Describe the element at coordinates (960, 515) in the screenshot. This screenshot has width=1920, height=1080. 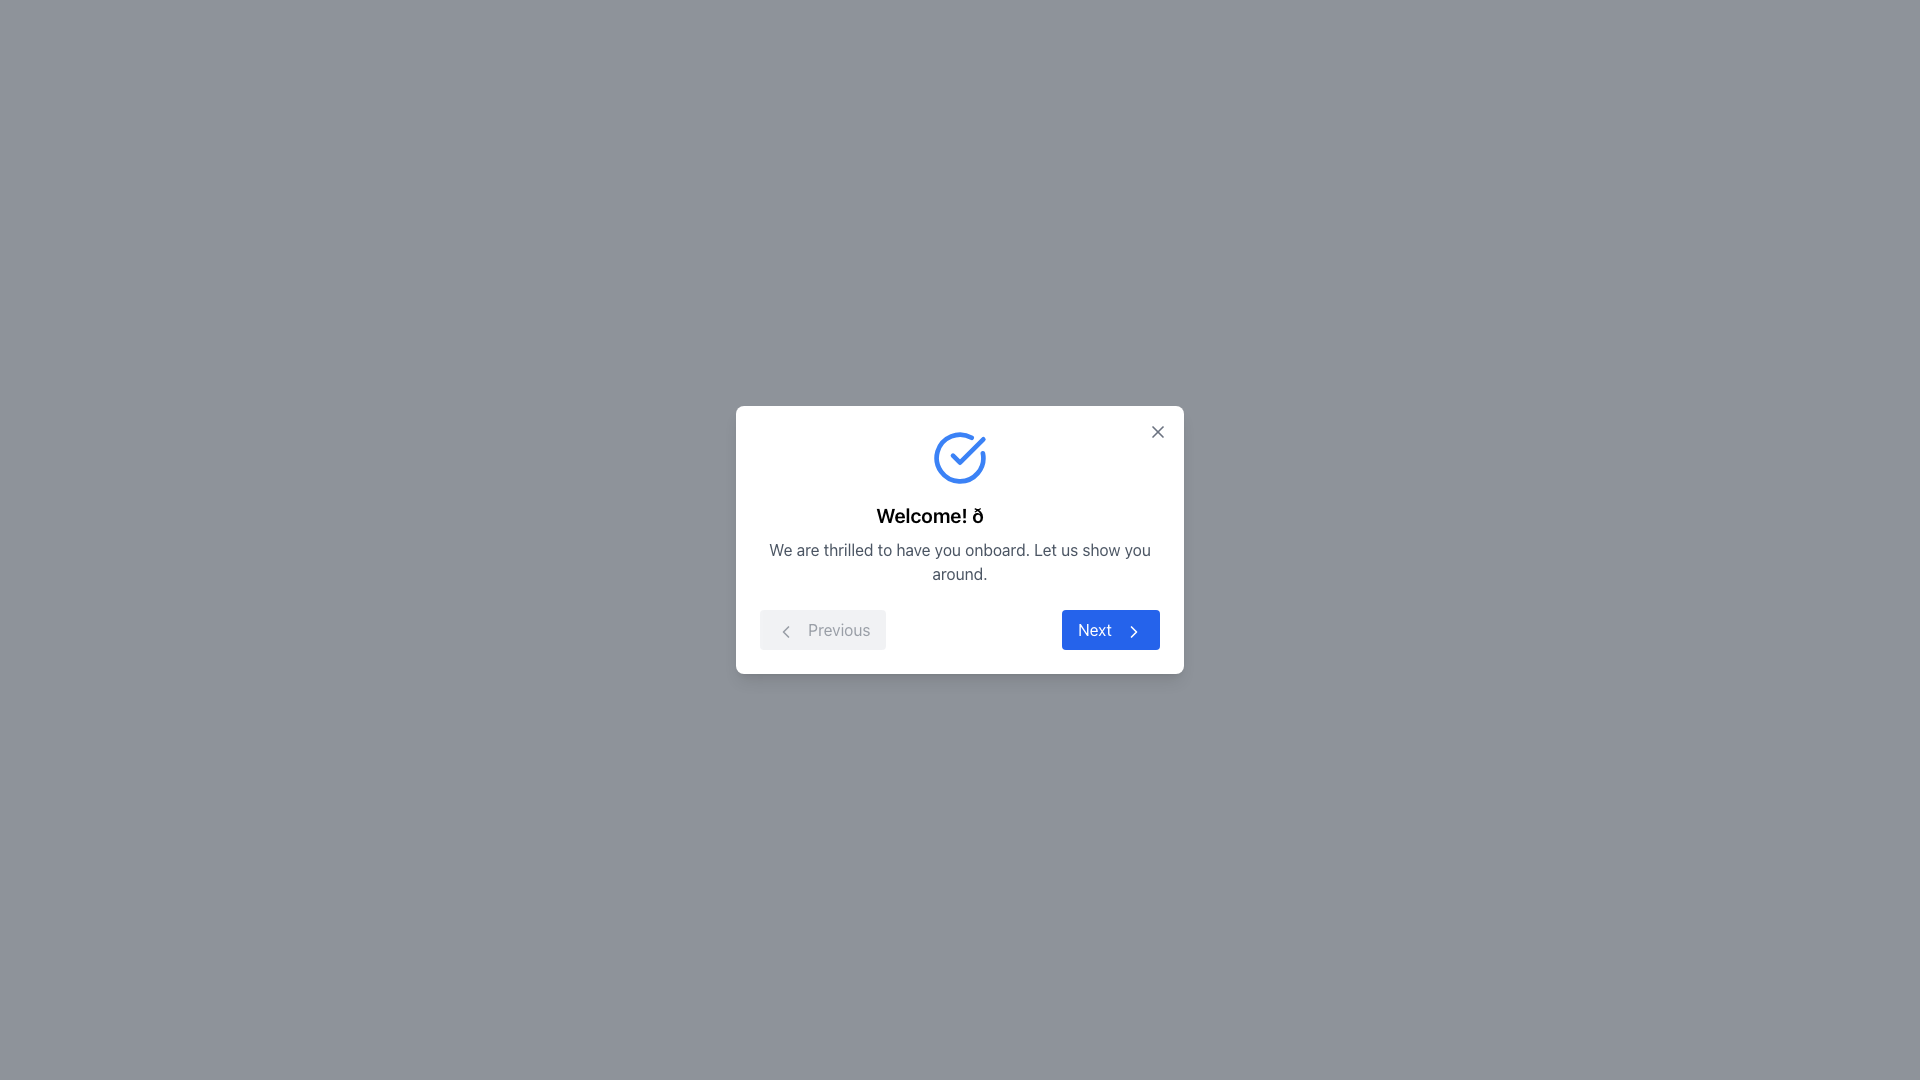
I see `welcoming heading text located in the modal, which is centered below the circular checkmark icon and above the descriptive text block` at that location.